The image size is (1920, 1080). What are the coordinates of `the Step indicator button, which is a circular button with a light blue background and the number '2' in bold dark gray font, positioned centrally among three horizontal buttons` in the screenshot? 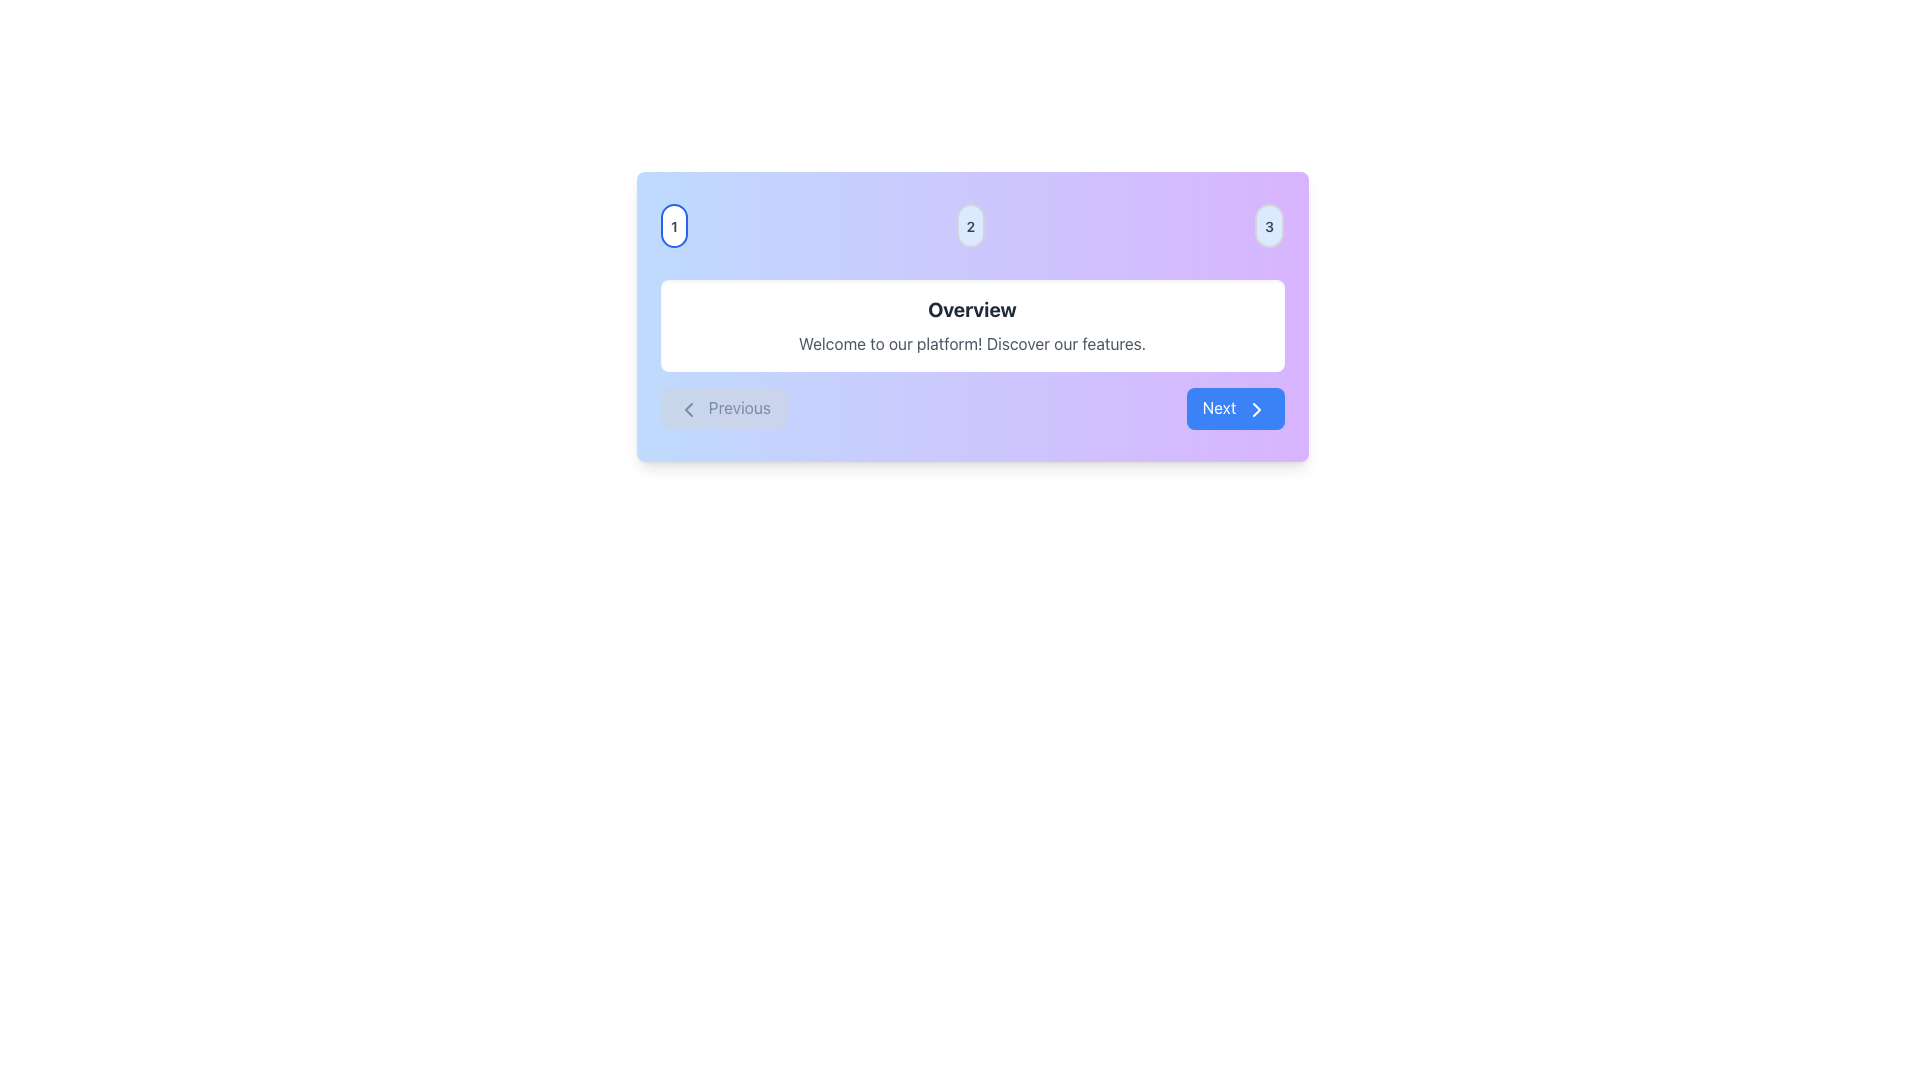 It's located at (971, 225).